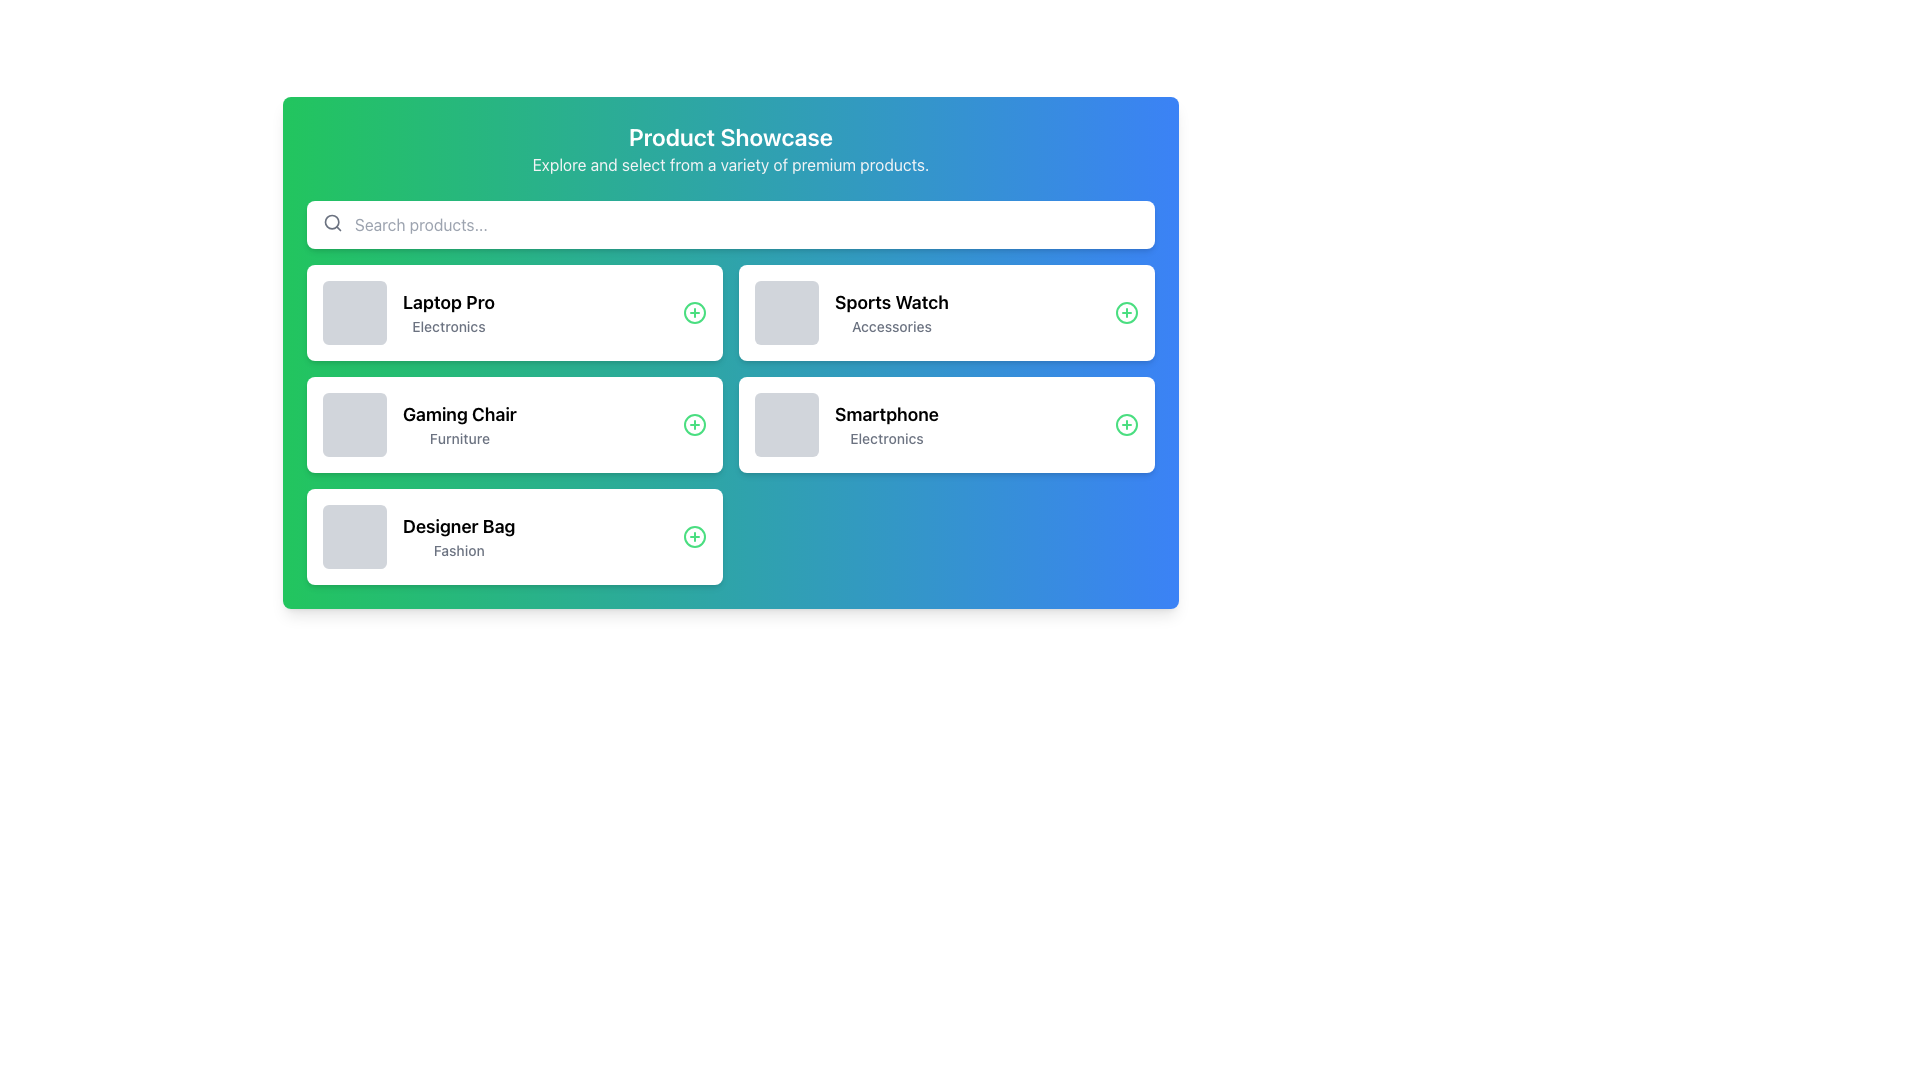 The width and height of the screenshot is (1920, 1080). I want to click on the button located in the rightmost corner of the 'Laptop Pro' product card, so click(695, 312).